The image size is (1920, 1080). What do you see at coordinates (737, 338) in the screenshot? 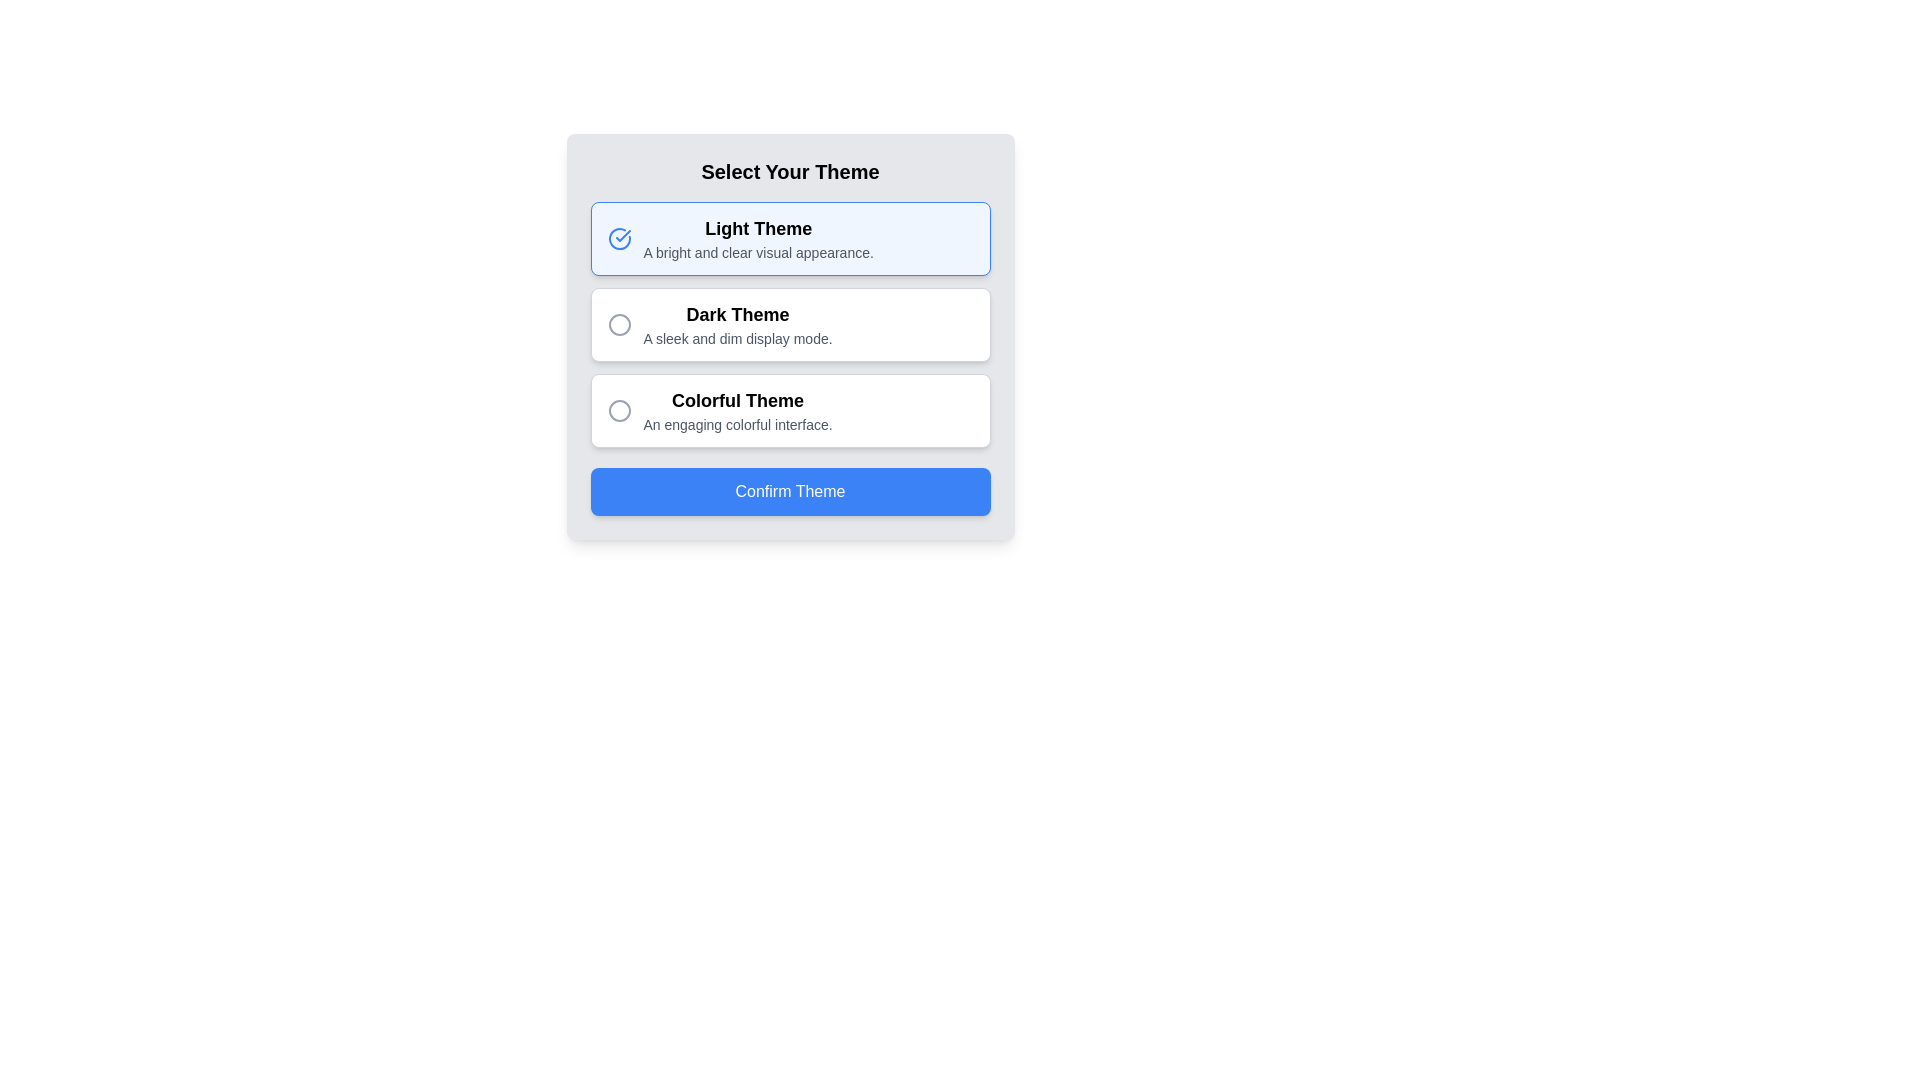
I see `the text label stating 'A sleek and dim display mode', which is styled in gray and located below the title 'Dark Theme'` at bounding box center [737, 338].